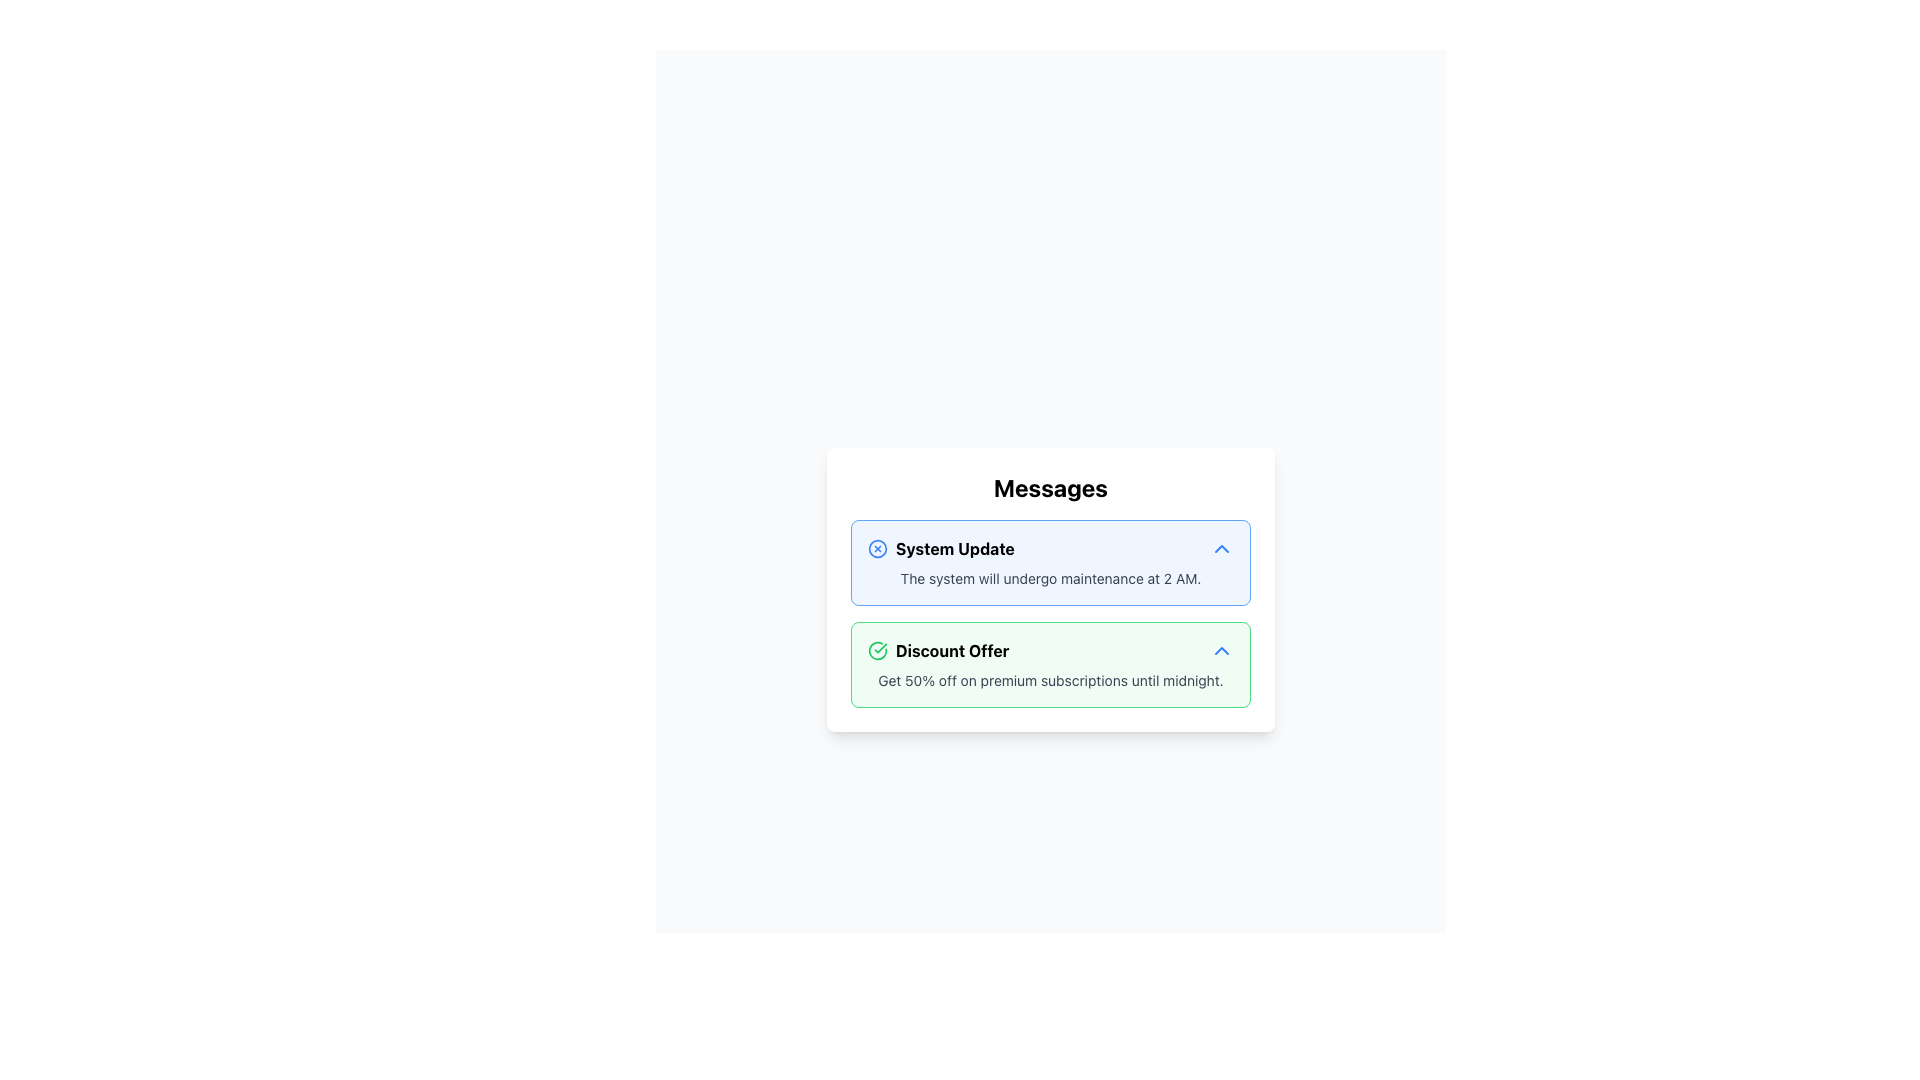 The height and width of the screenshot is (1080, 1920). Describe the element at coordinates (878, 548) in the screenshot. I see `the closure or error icon related to the 'System Update' notification located at the top-left of the 'System Update' item in the messages list` at that location.